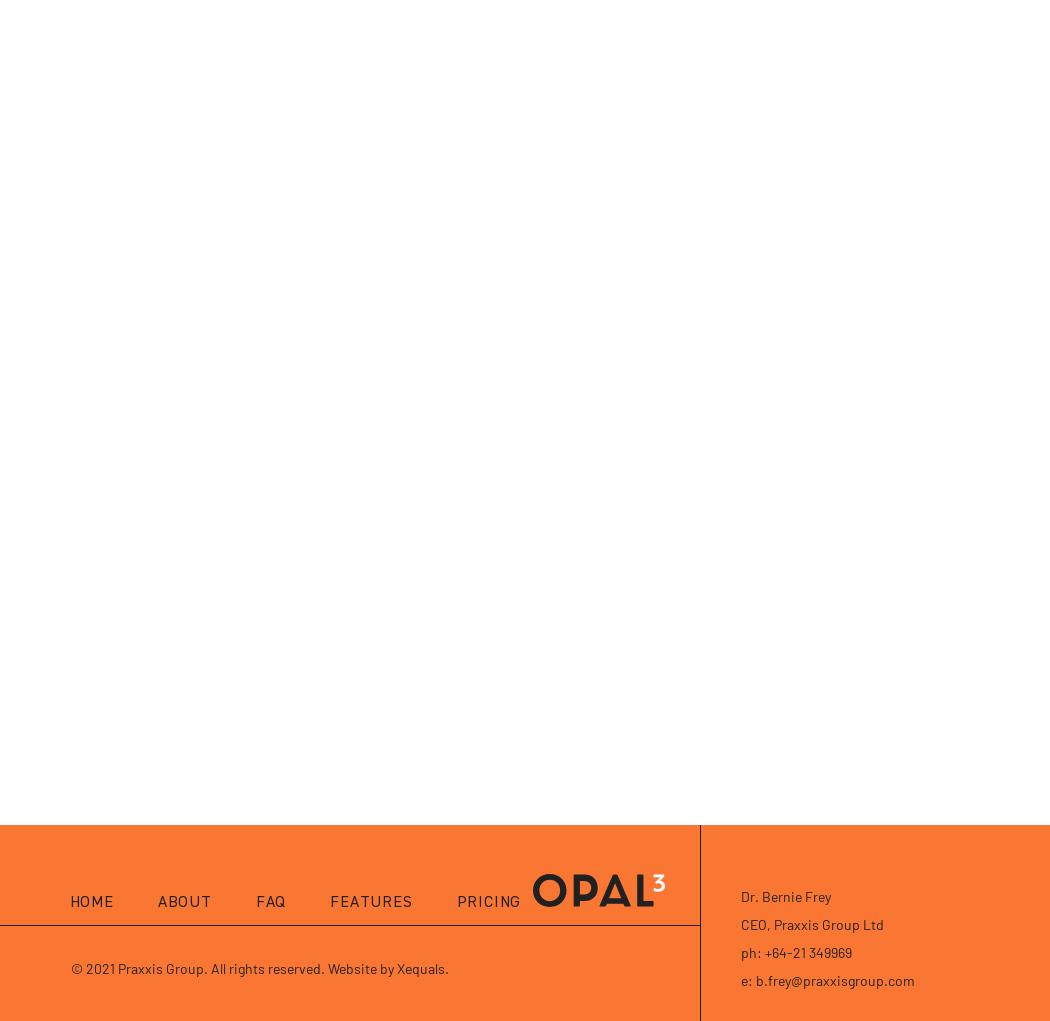 The width and height of the screenshot is (1050, 1021). What do you see at coordinates (488, 900) in the screenshot?
I see `'Pricing'` at bounding box center [488, 900].